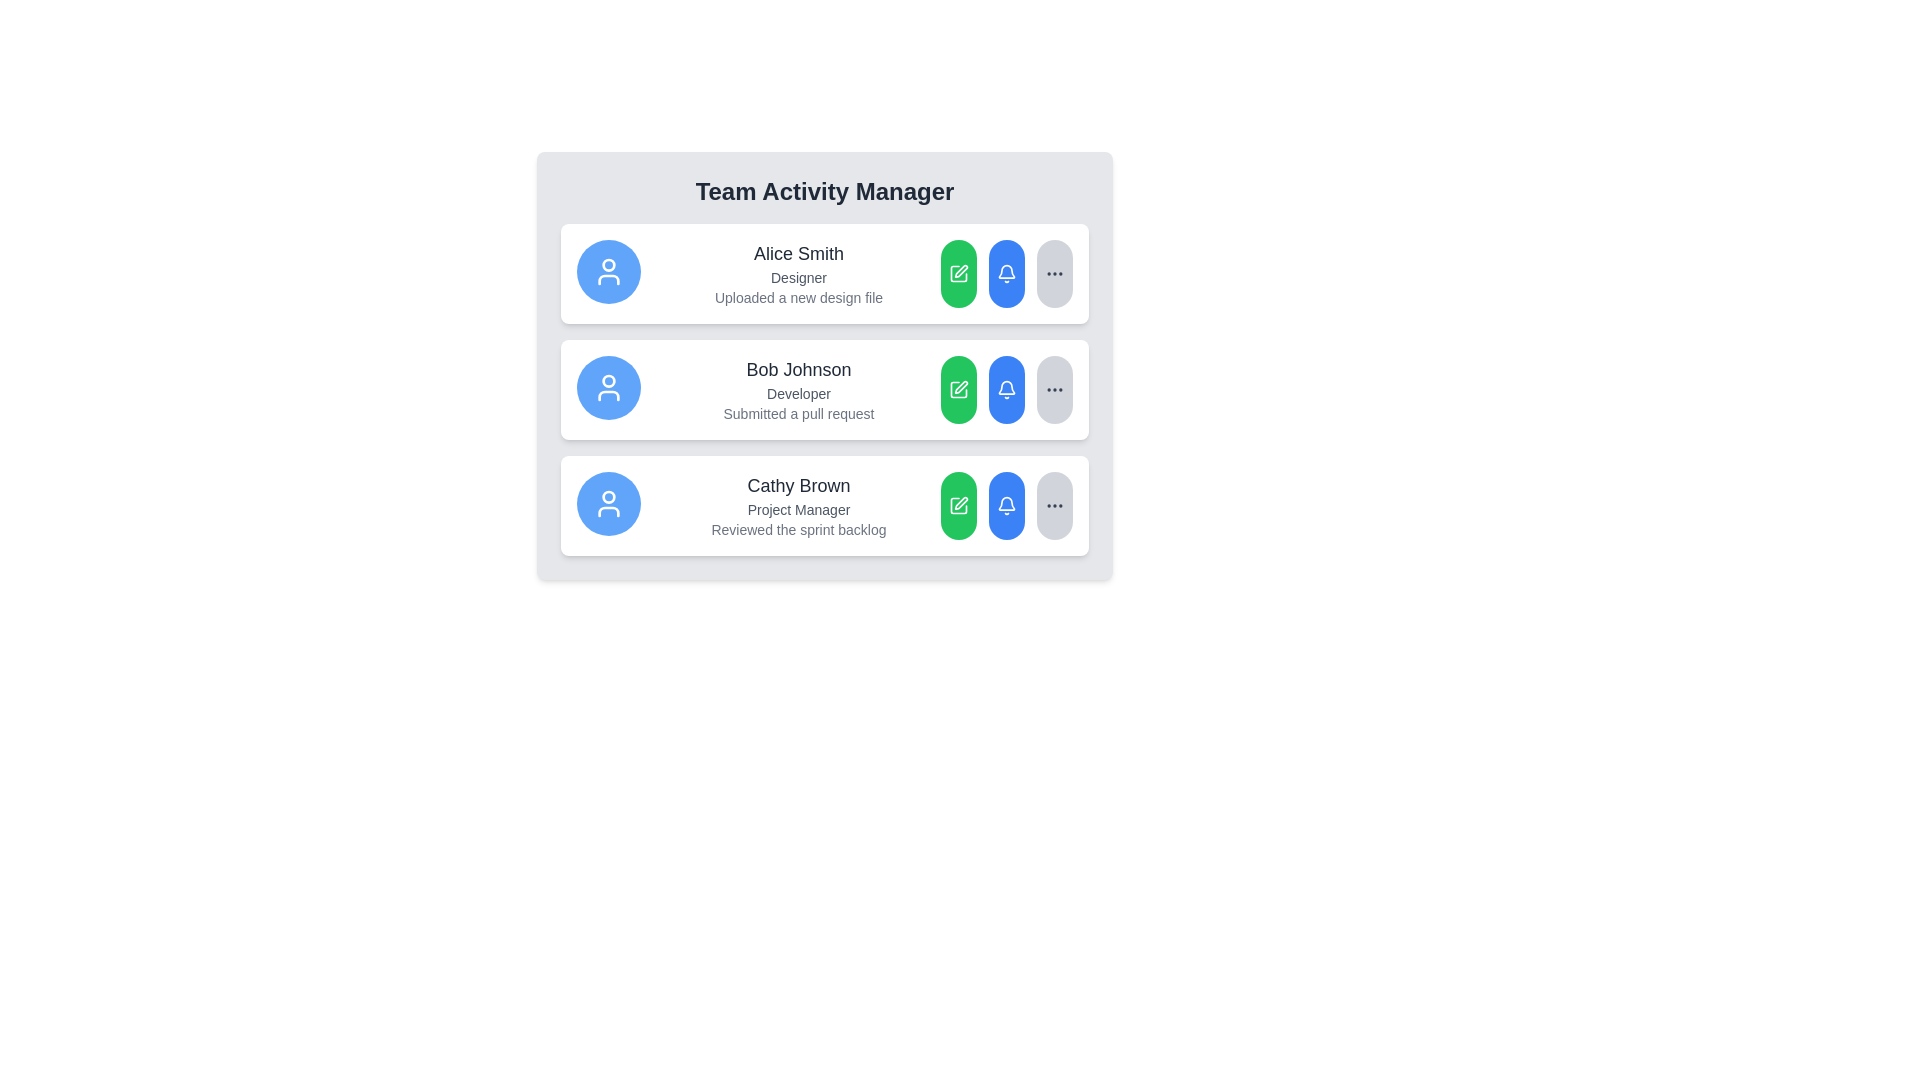 The image size is (1920, 1080). I want to click on the ellipsis menu icon button associated with user 'Bob Johnson', so click(1054, 504).